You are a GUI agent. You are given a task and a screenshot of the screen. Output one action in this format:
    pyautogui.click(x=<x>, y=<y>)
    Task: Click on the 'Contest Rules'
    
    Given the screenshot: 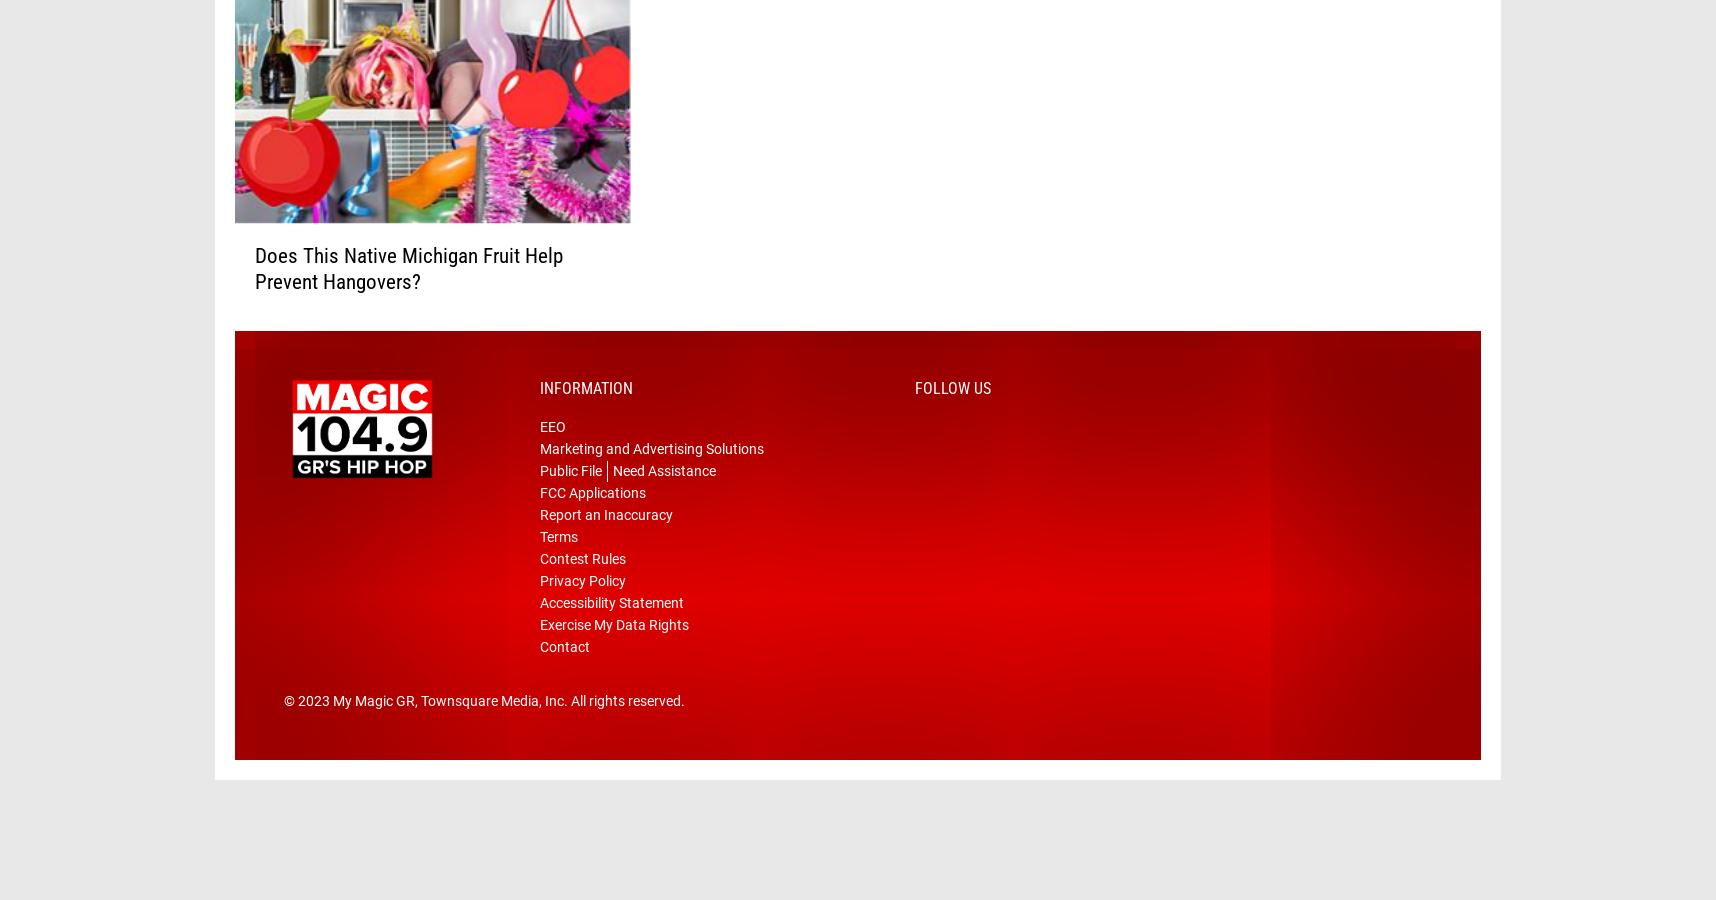 What is the action you would take?
    pyautogui.click(x=582, y=590)
    